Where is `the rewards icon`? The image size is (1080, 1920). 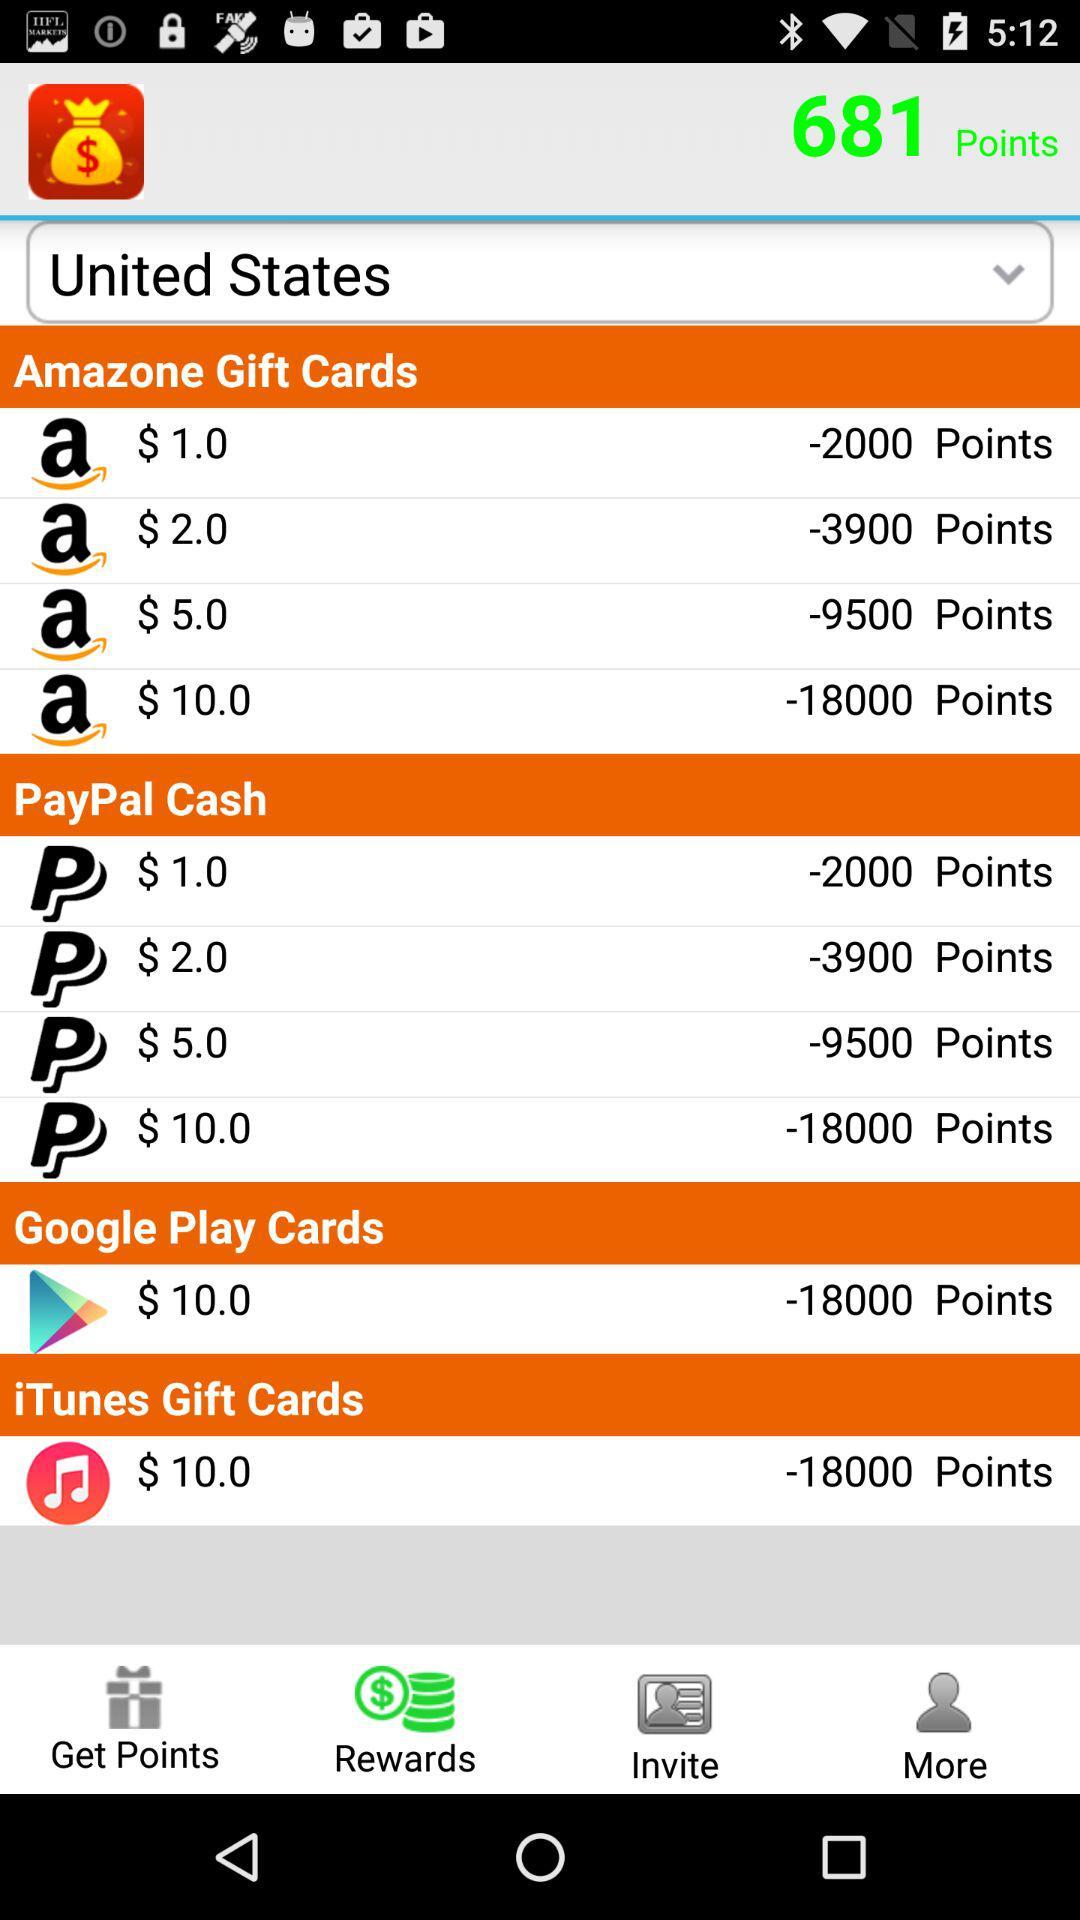 the rewards icon is located at coordinates (405, 1718).